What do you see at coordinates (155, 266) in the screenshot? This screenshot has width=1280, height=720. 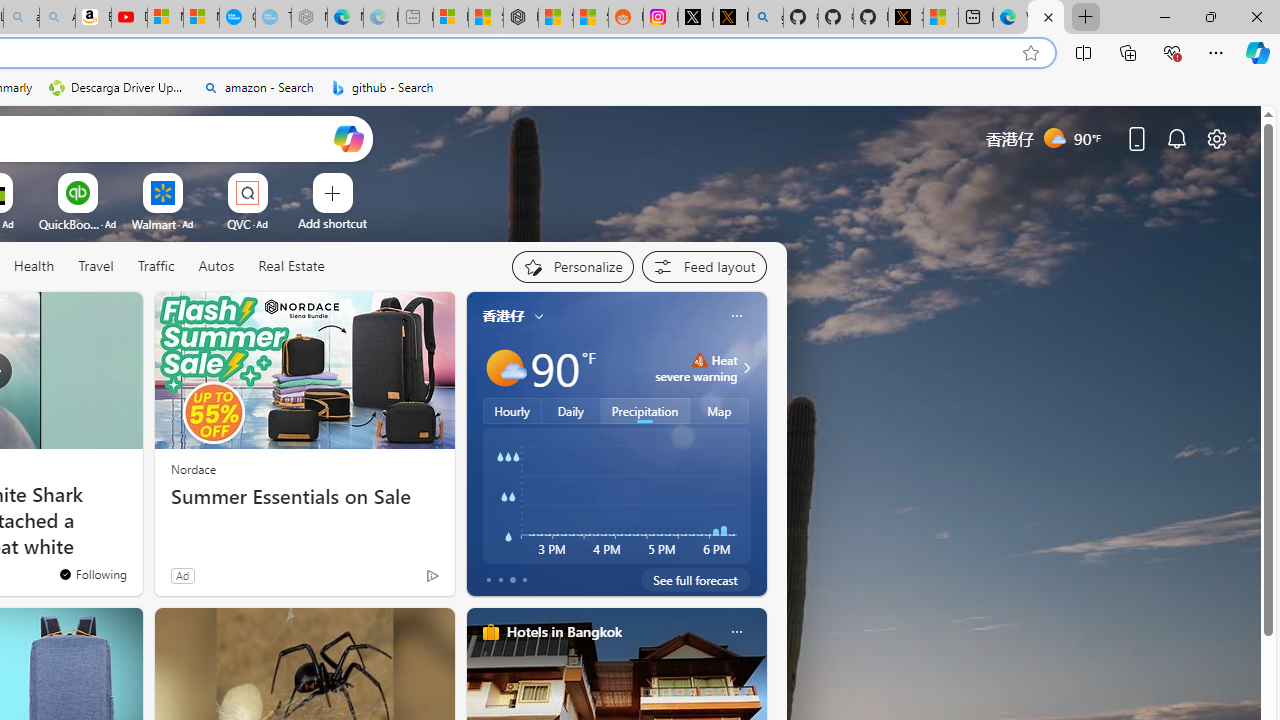 I see `'Traffic'` at bounding box center [155, 266].